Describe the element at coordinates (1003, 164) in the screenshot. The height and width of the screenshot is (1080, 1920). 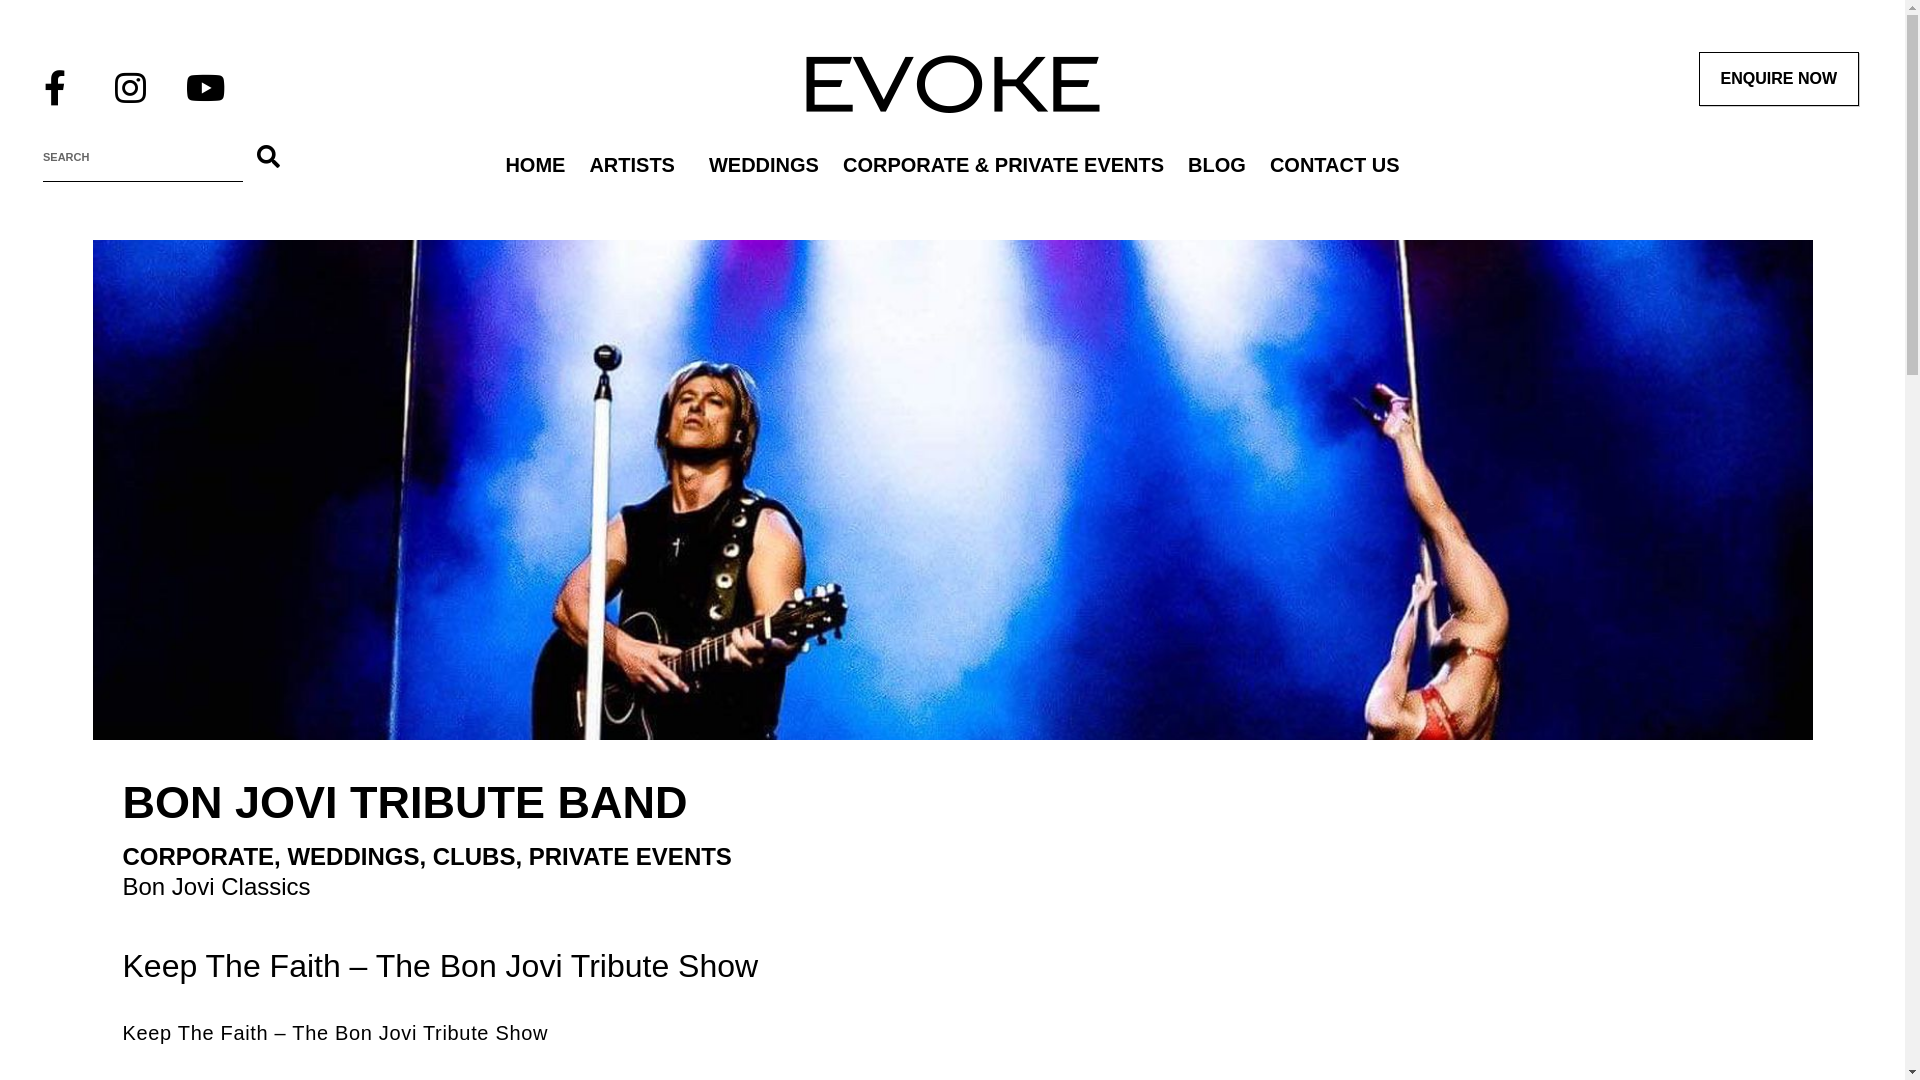
I see `'CORPORATE & PRIVATE EVENTS'` at that location.